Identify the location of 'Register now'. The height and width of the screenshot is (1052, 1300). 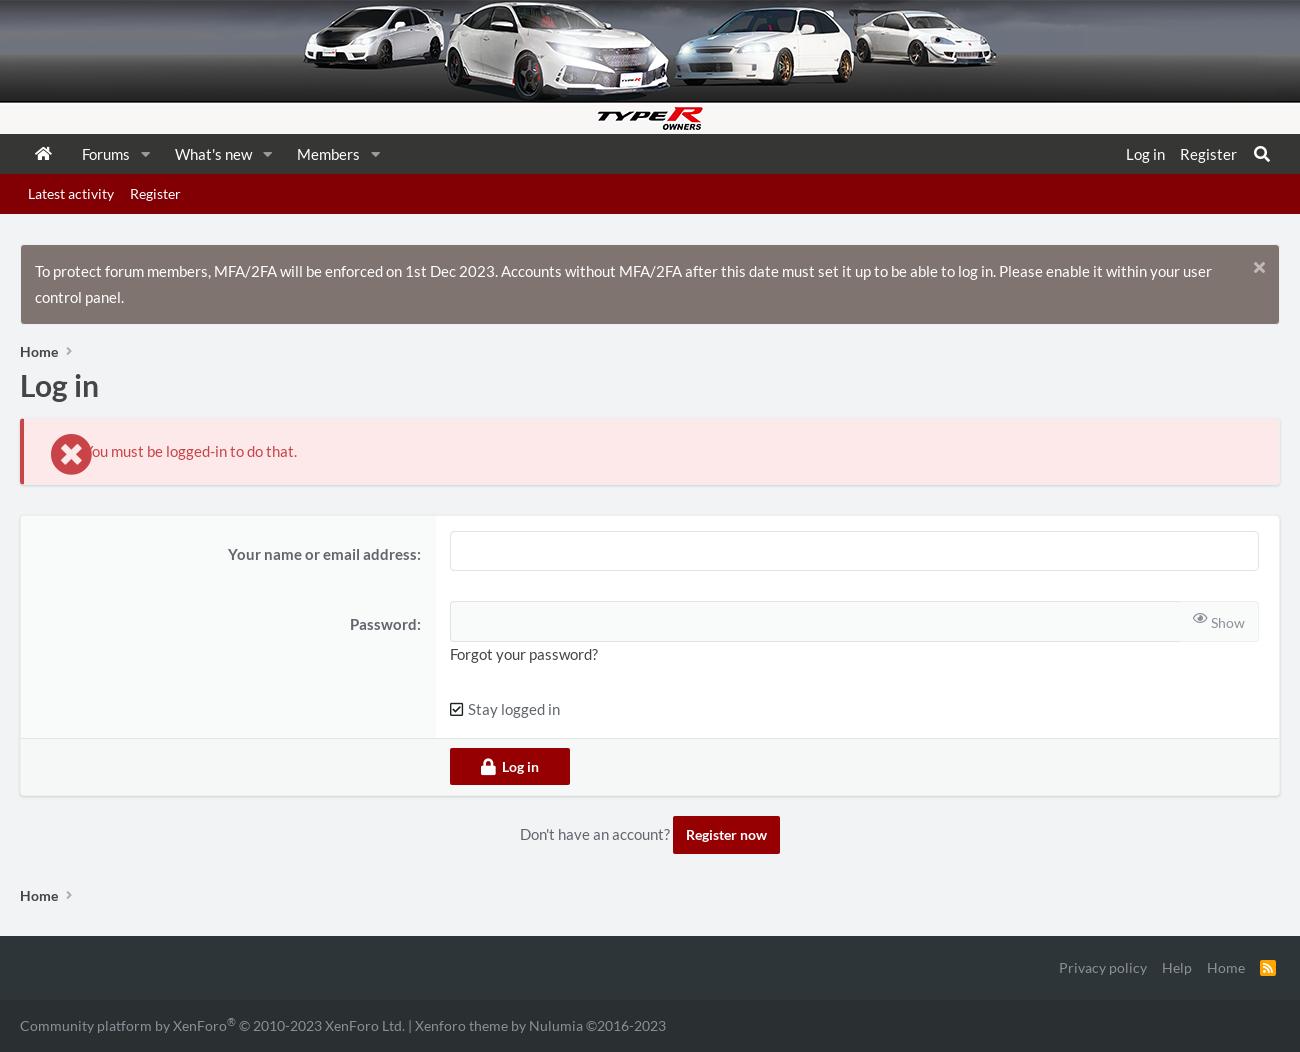
(685, 833).